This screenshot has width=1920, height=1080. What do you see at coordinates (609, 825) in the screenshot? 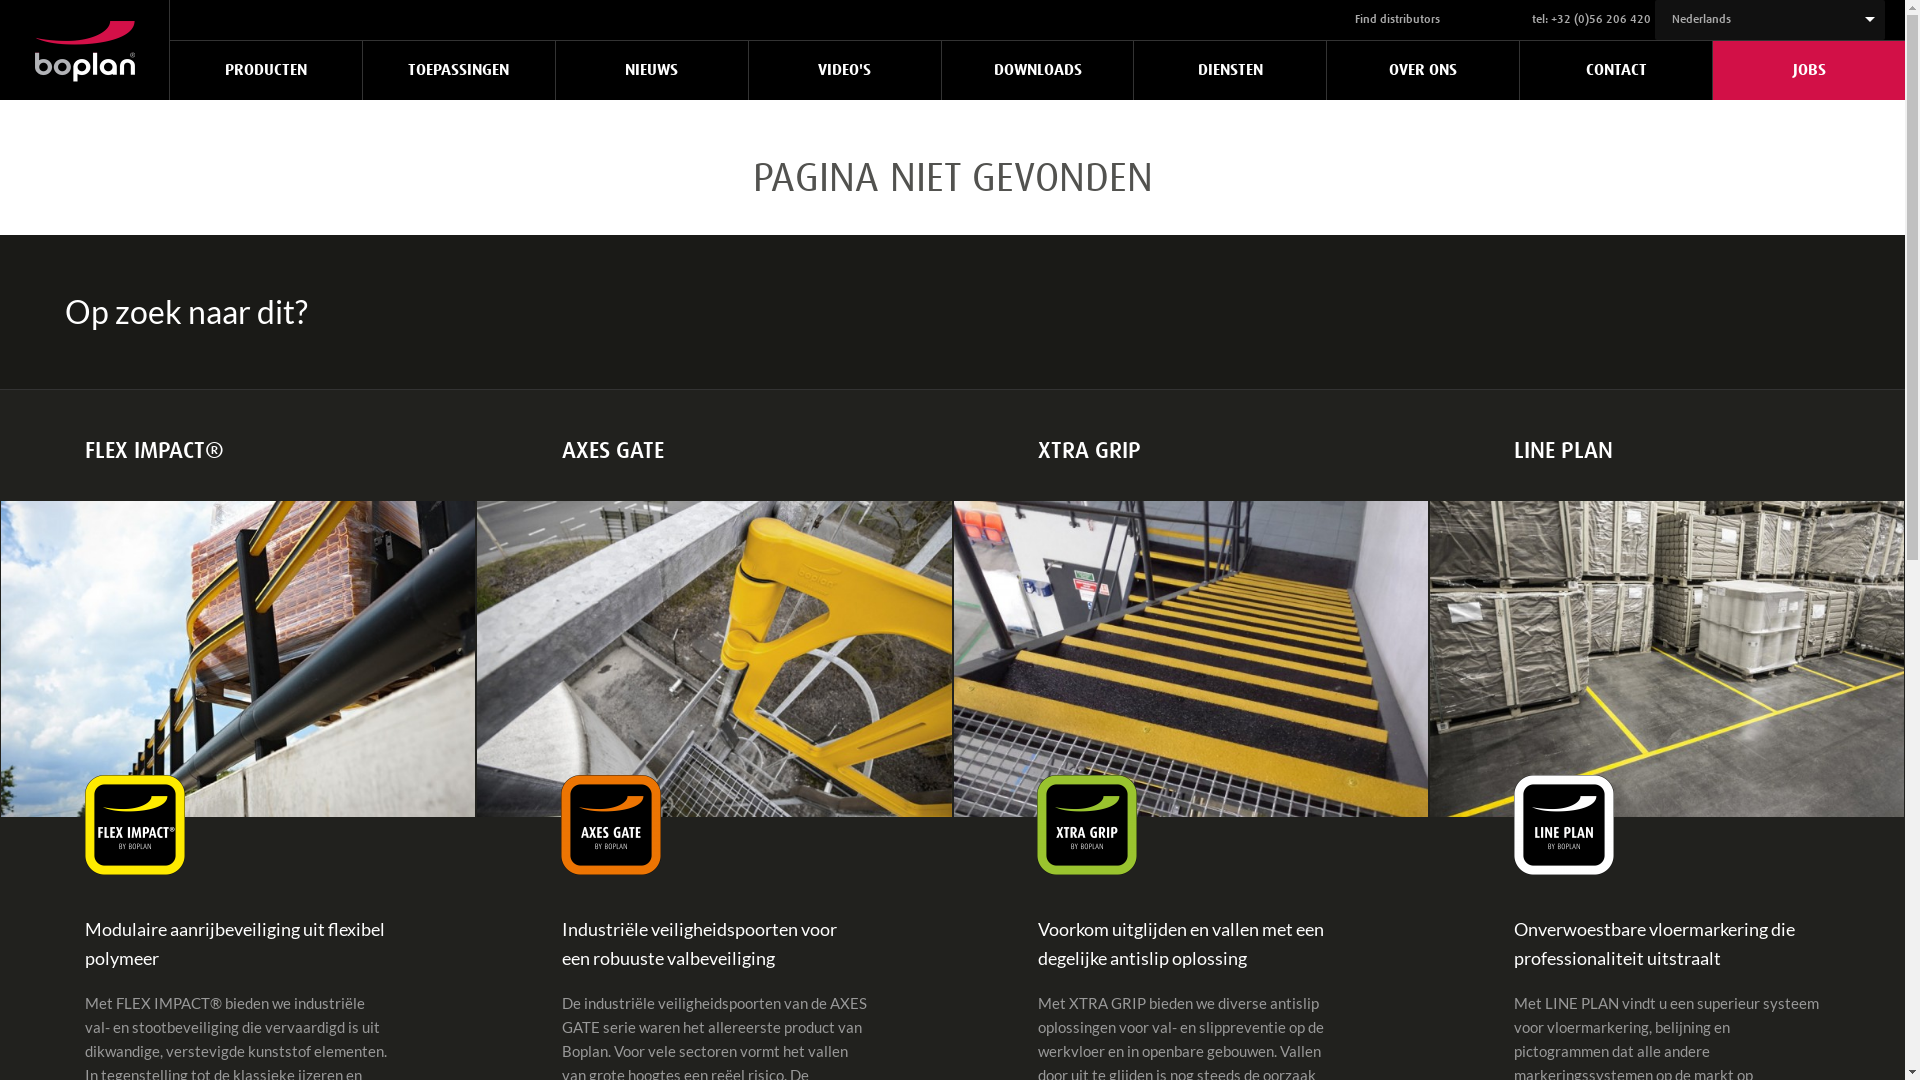
I see `'Axes Gate logo by Boplan'` at bounding box center [609, 825].